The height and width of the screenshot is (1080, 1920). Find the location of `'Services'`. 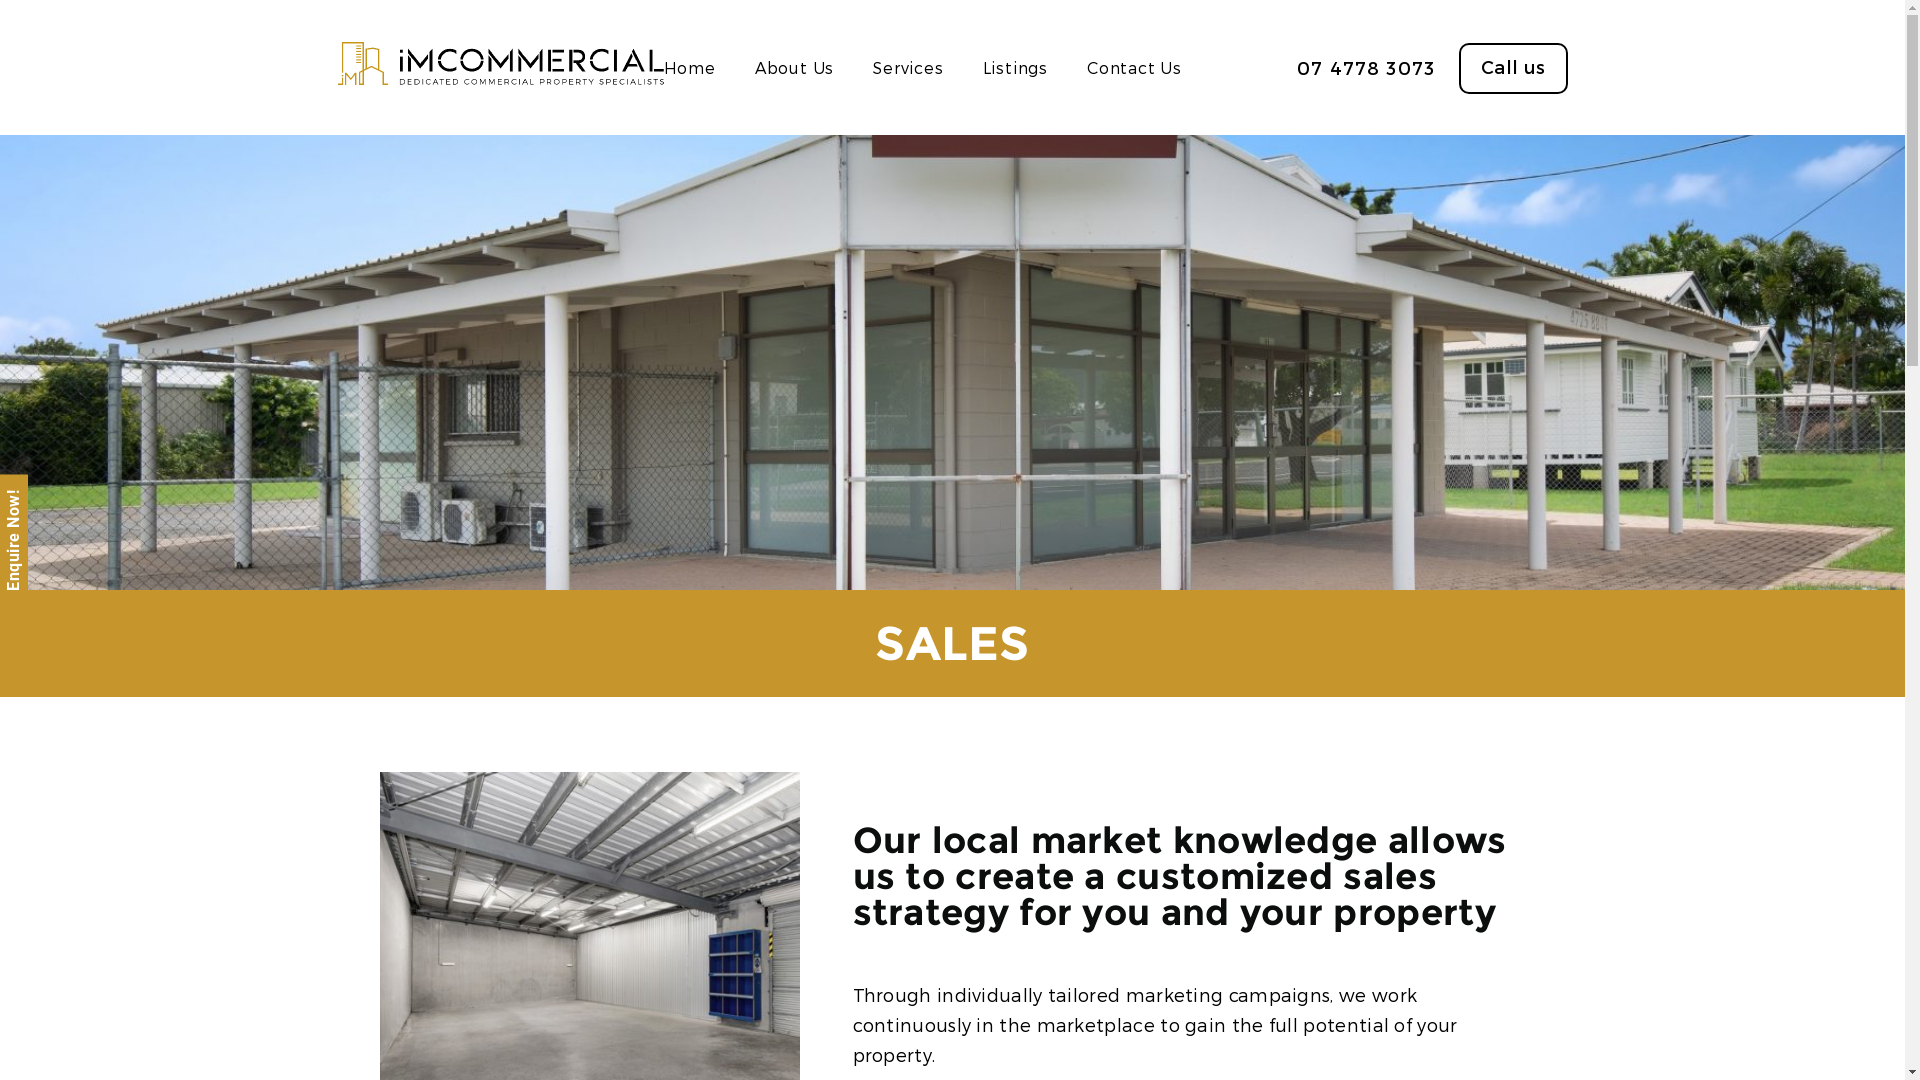

'Services' is located at coordinates (906, 66).